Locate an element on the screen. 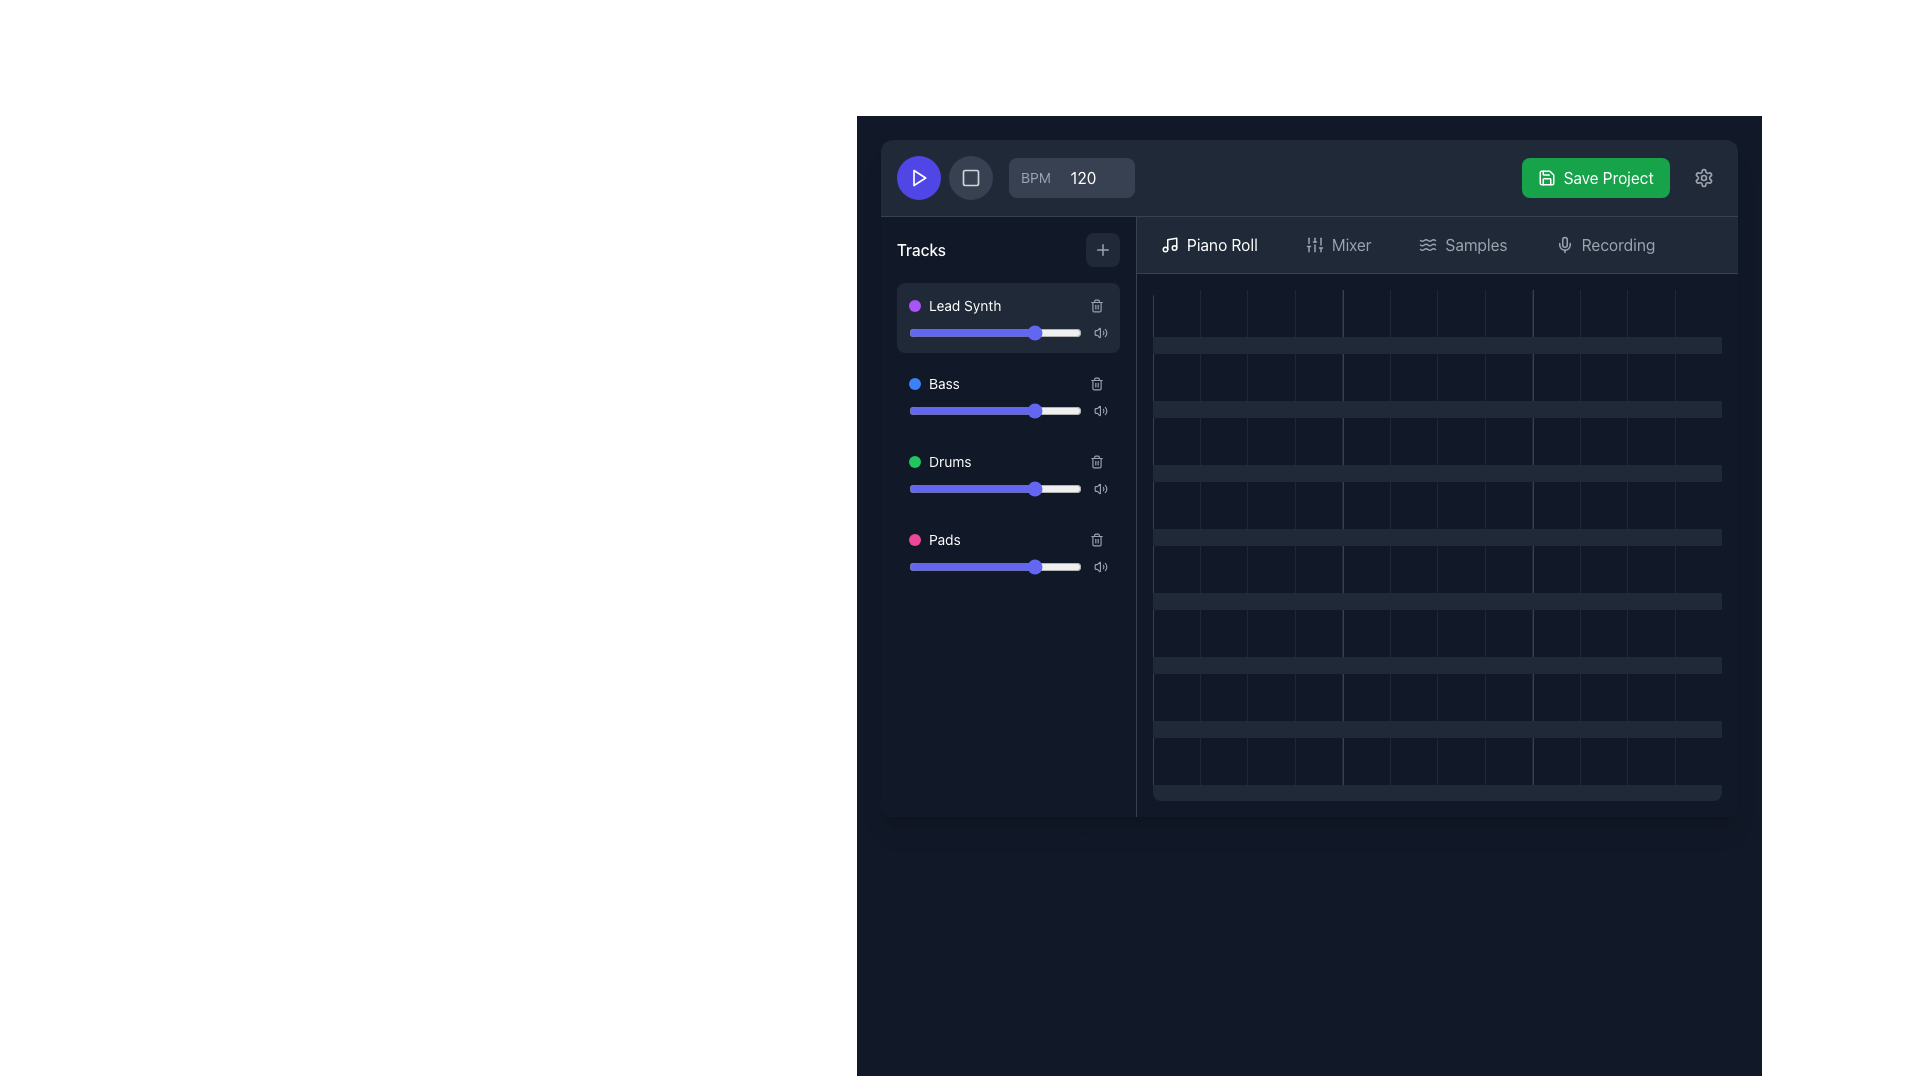 This screenshot has height=1080, width=1920. the interactive grid cell located in the fourth row and tenth column of the grid, identified by its dark gray background that changes to lighter gray when hovered over is located at coordinates (1603, 504).